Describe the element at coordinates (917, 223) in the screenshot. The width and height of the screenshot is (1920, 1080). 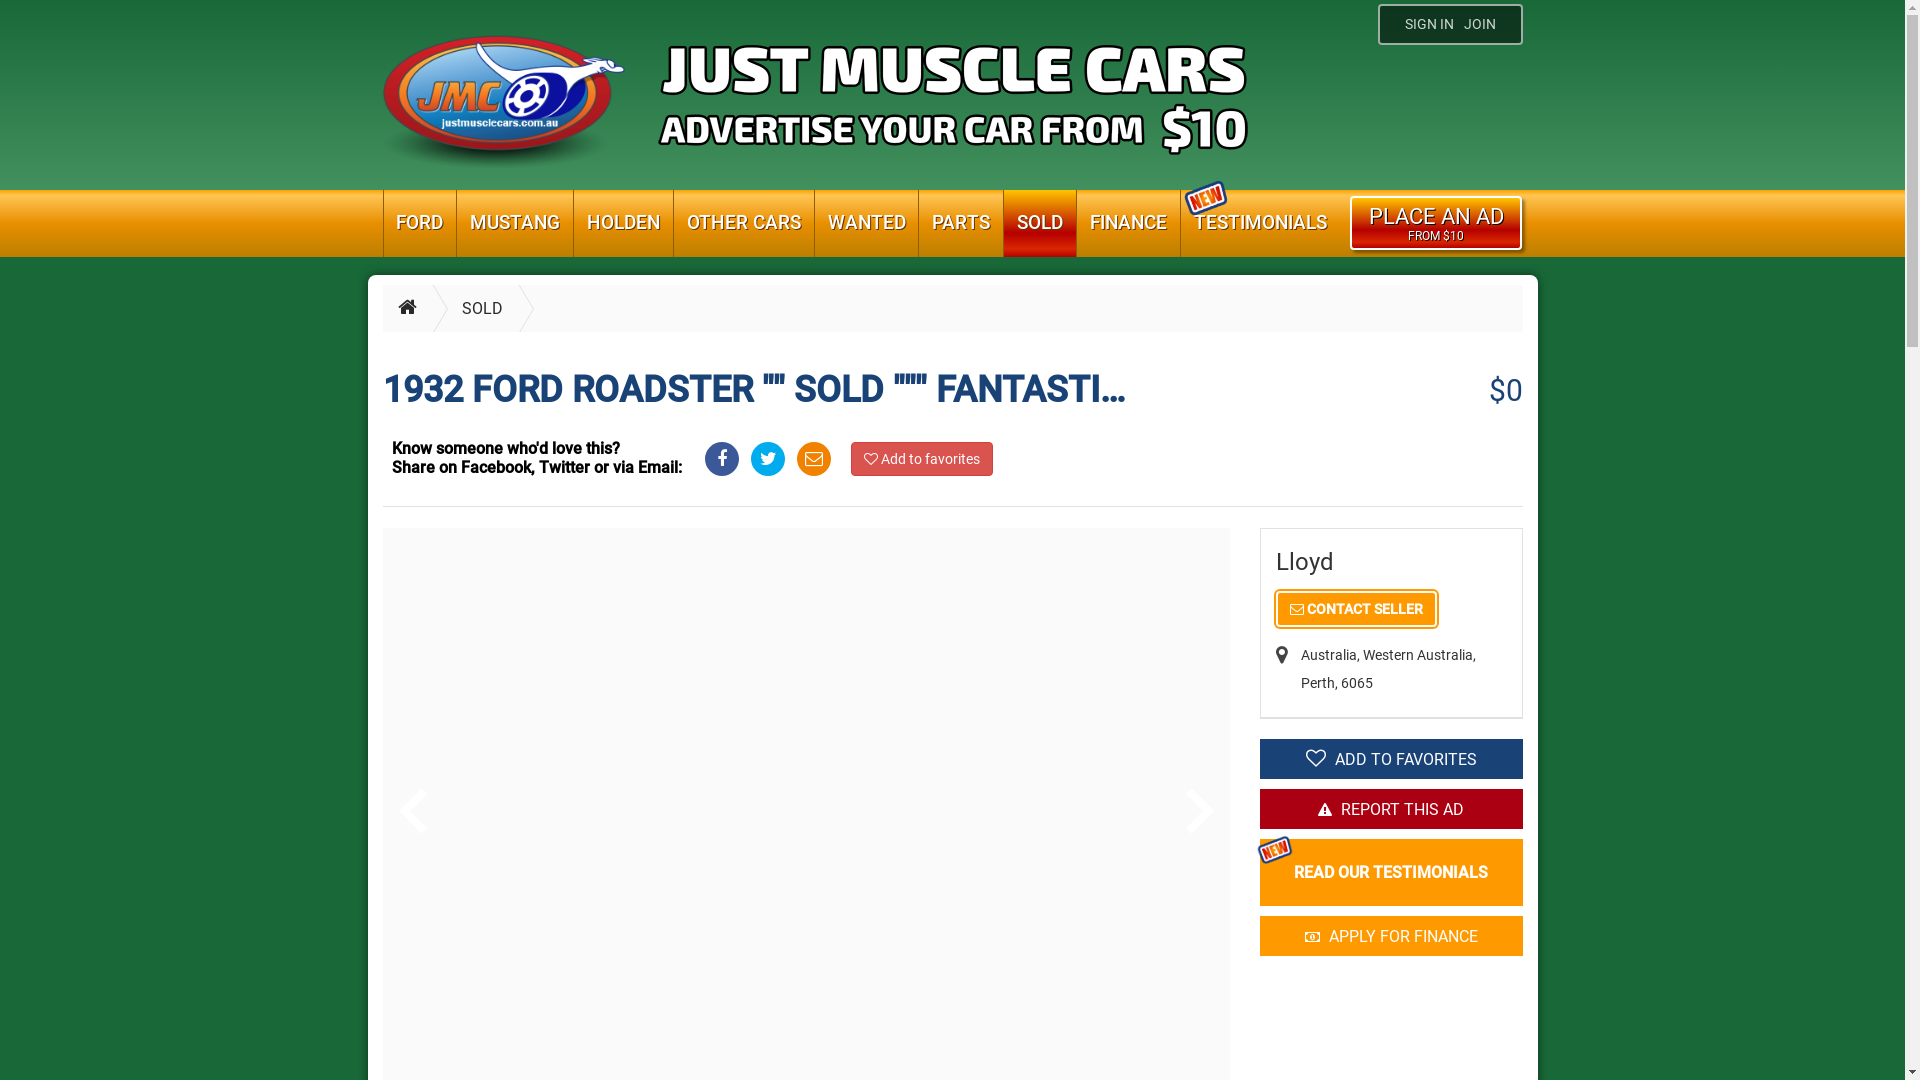
I see `'PARTS'` at that location.